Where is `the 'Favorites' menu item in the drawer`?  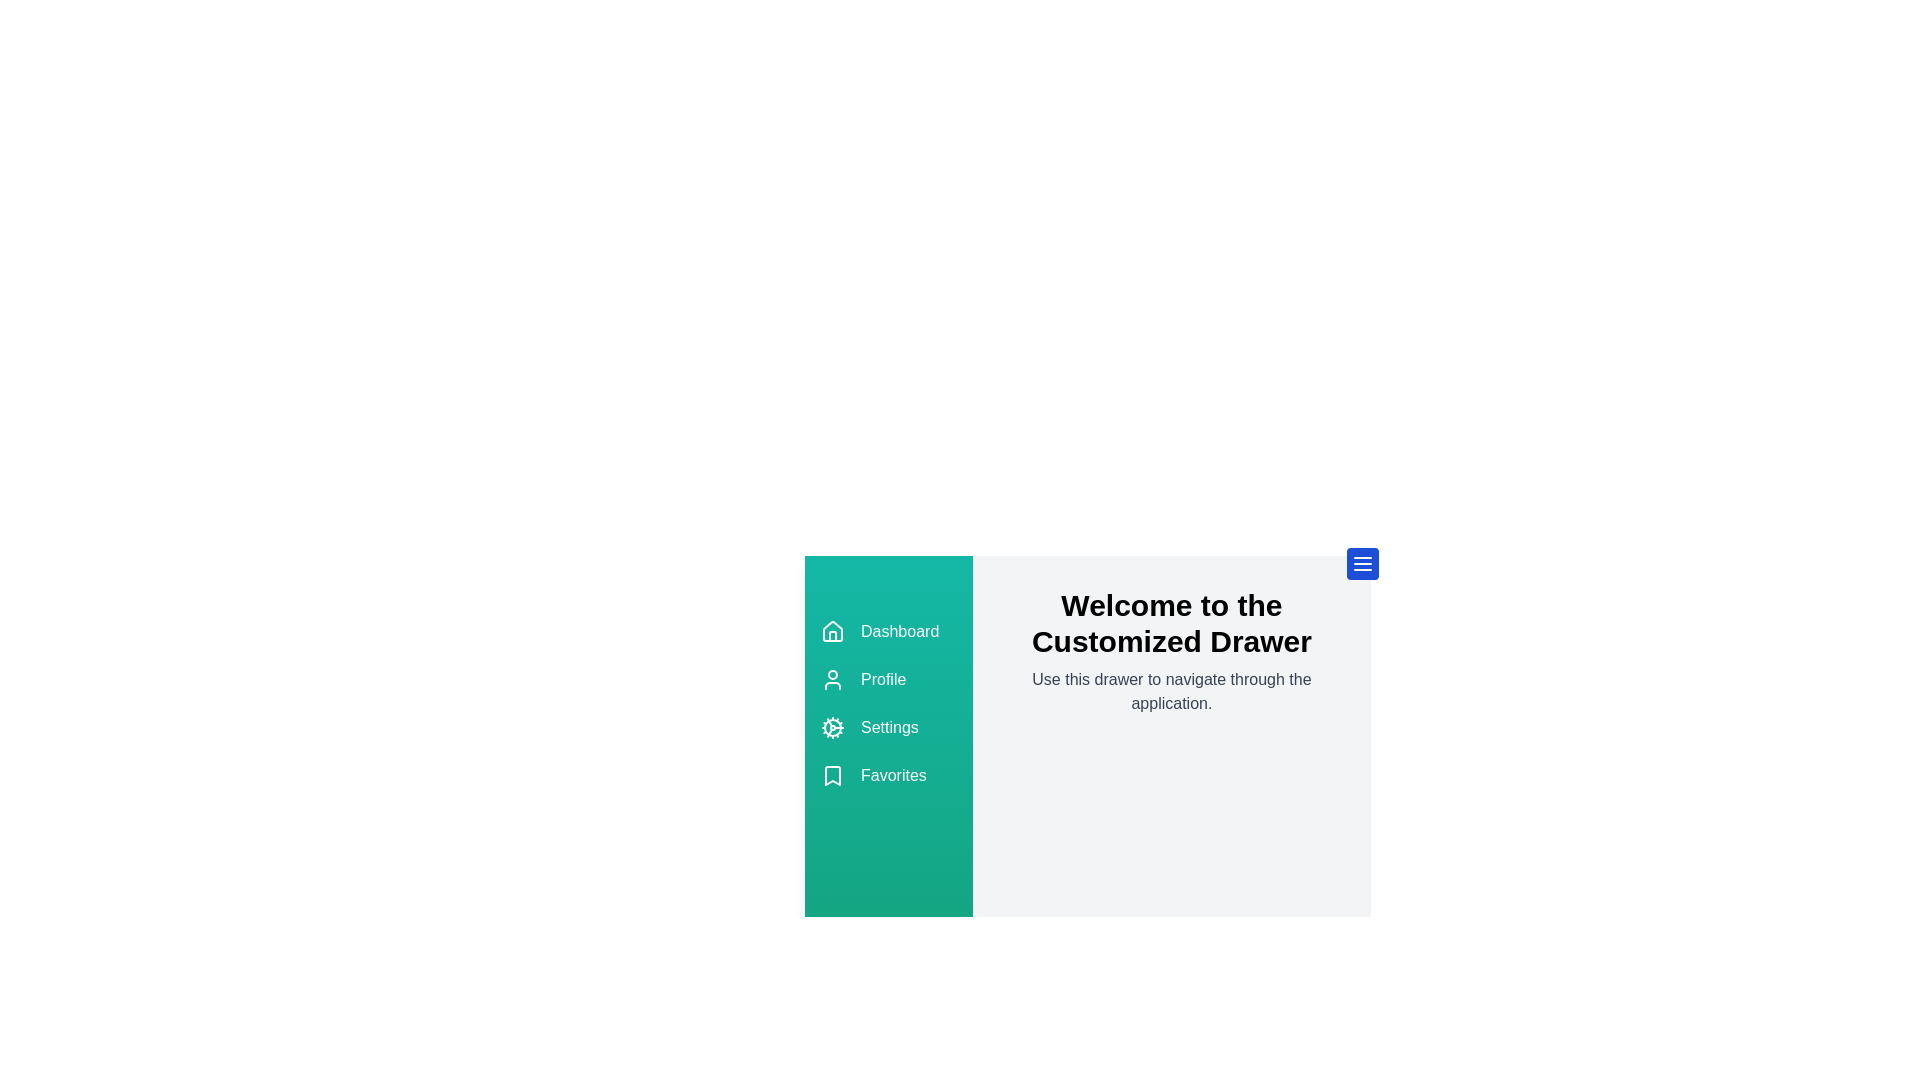 the 'Favorites' menu item in the drawer is located at coordinates (887, 774).